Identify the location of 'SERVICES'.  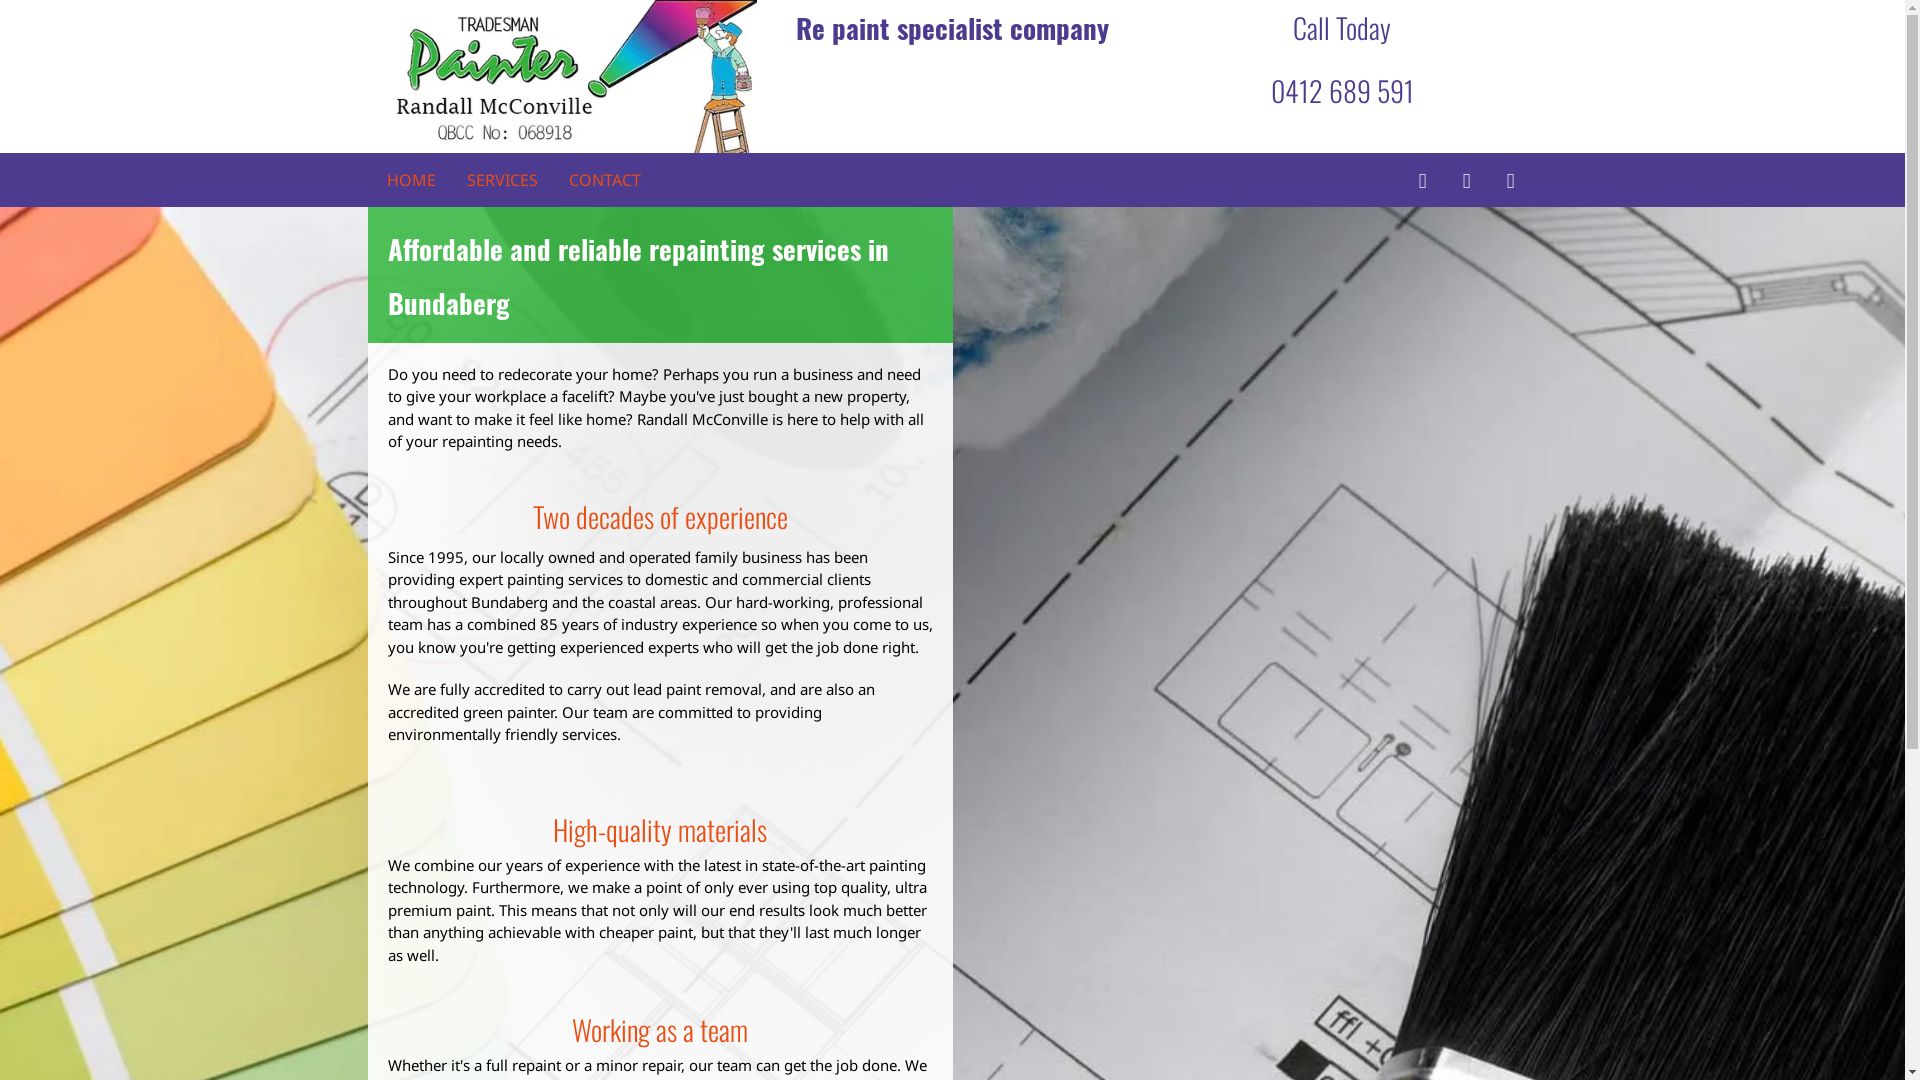
(501, 180).